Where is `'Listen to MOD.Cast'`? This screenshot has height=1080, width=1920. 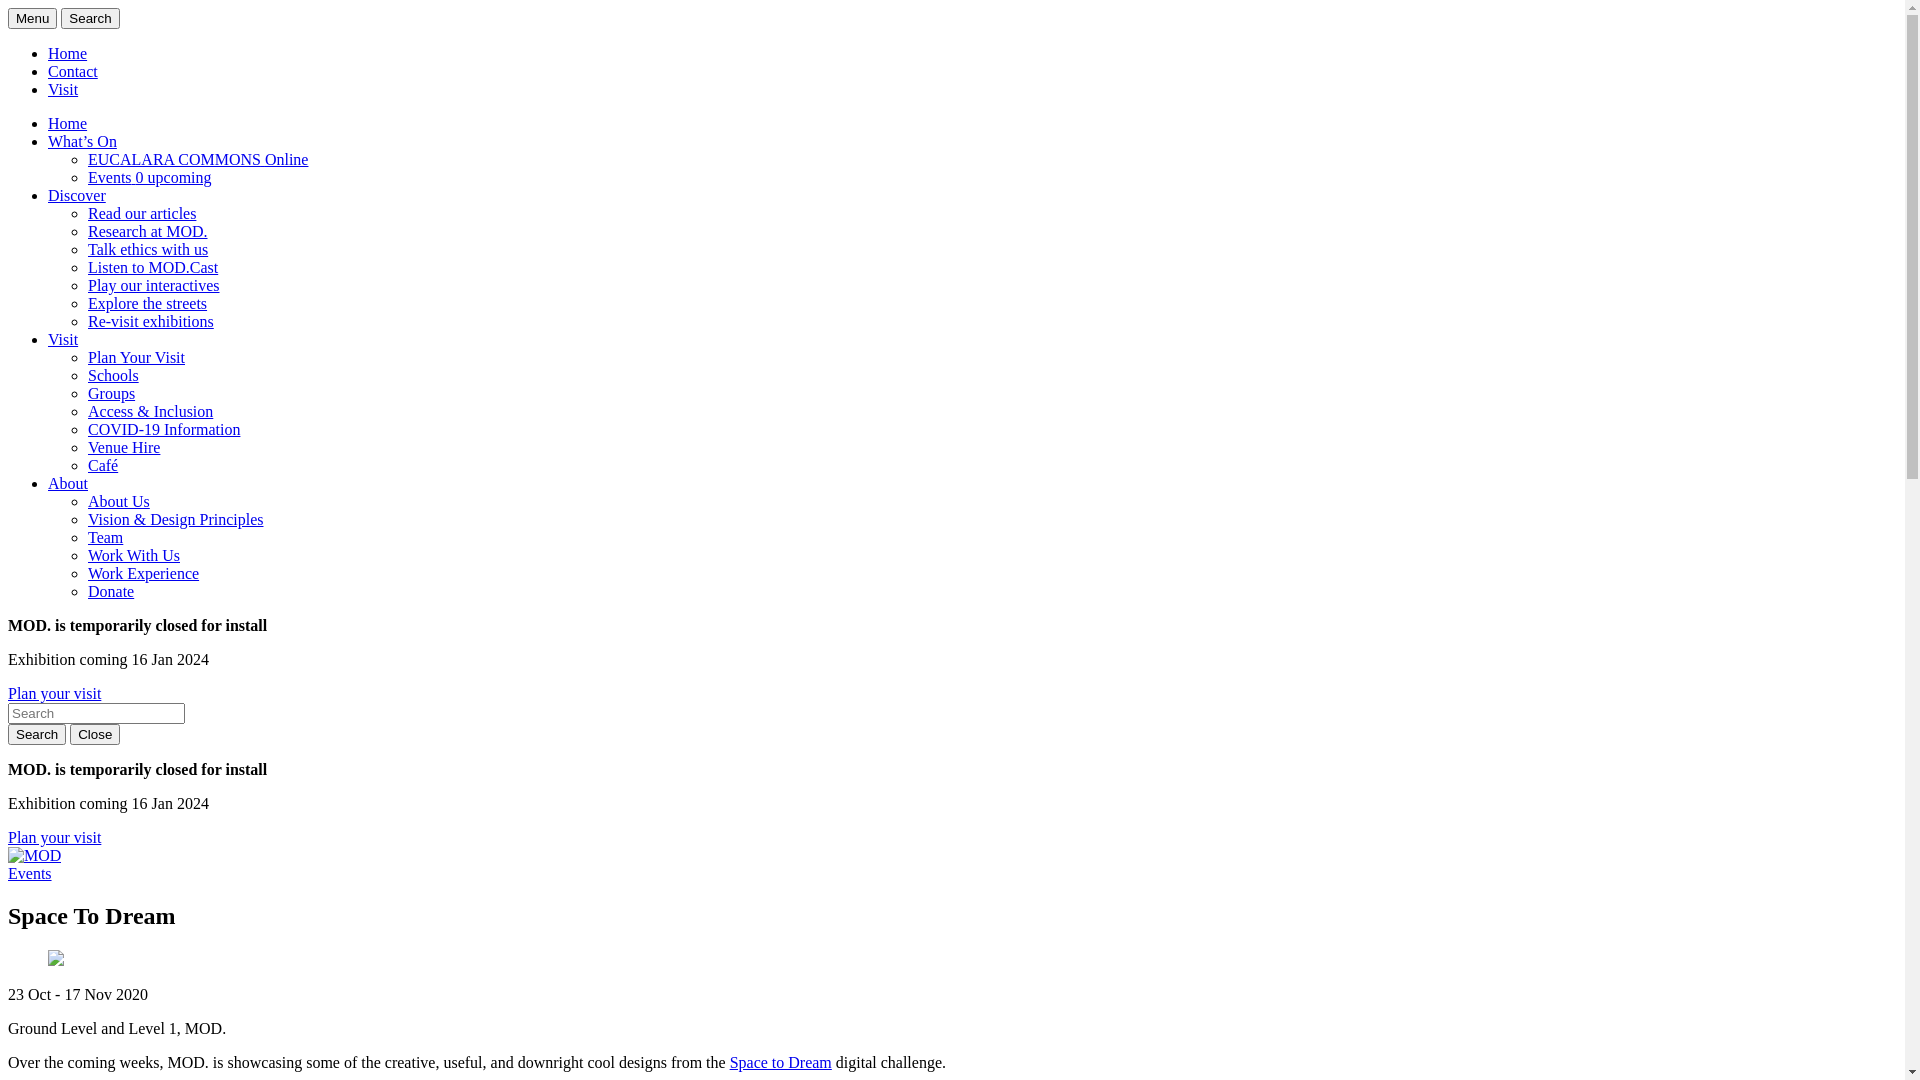 'Listen to MOD.Cast' is located at coordinates (152, 266).